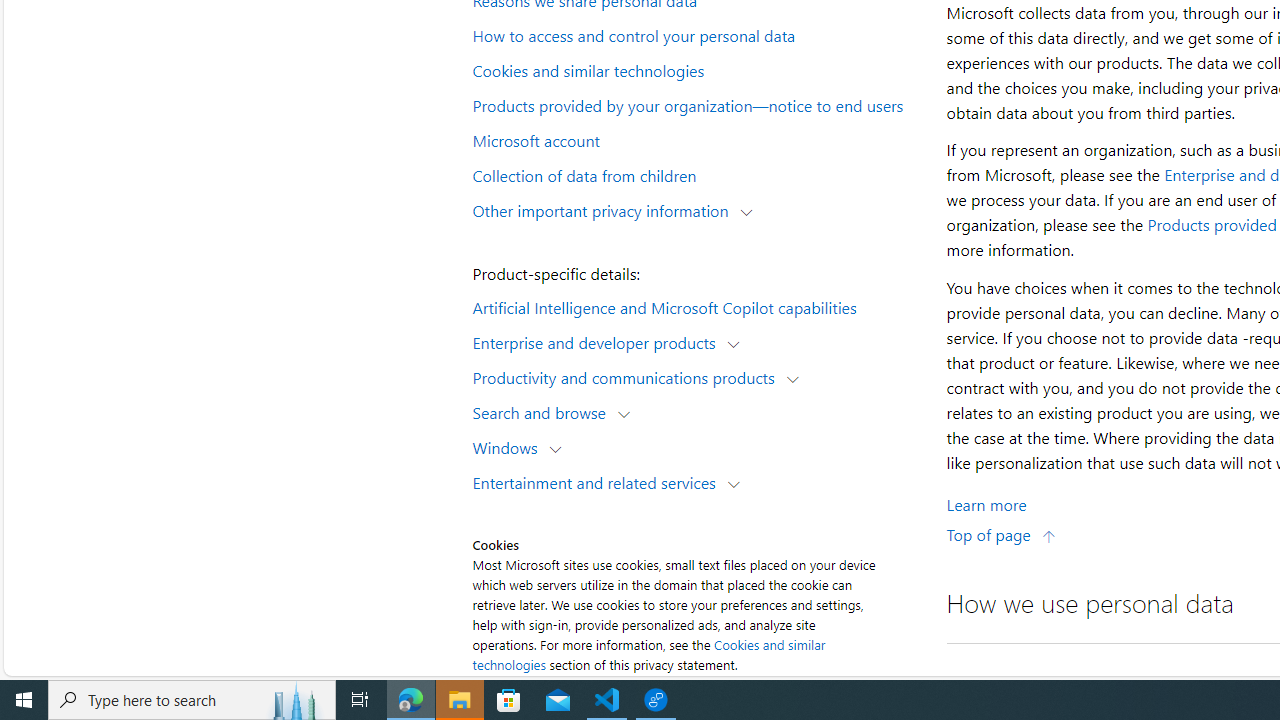 Image resolution: width=1280 pixels, height=720 pixels. What do you see at coordinates (510, 446) in the screenshot?
I see `'Windows'` at bounding box center [510, 446].